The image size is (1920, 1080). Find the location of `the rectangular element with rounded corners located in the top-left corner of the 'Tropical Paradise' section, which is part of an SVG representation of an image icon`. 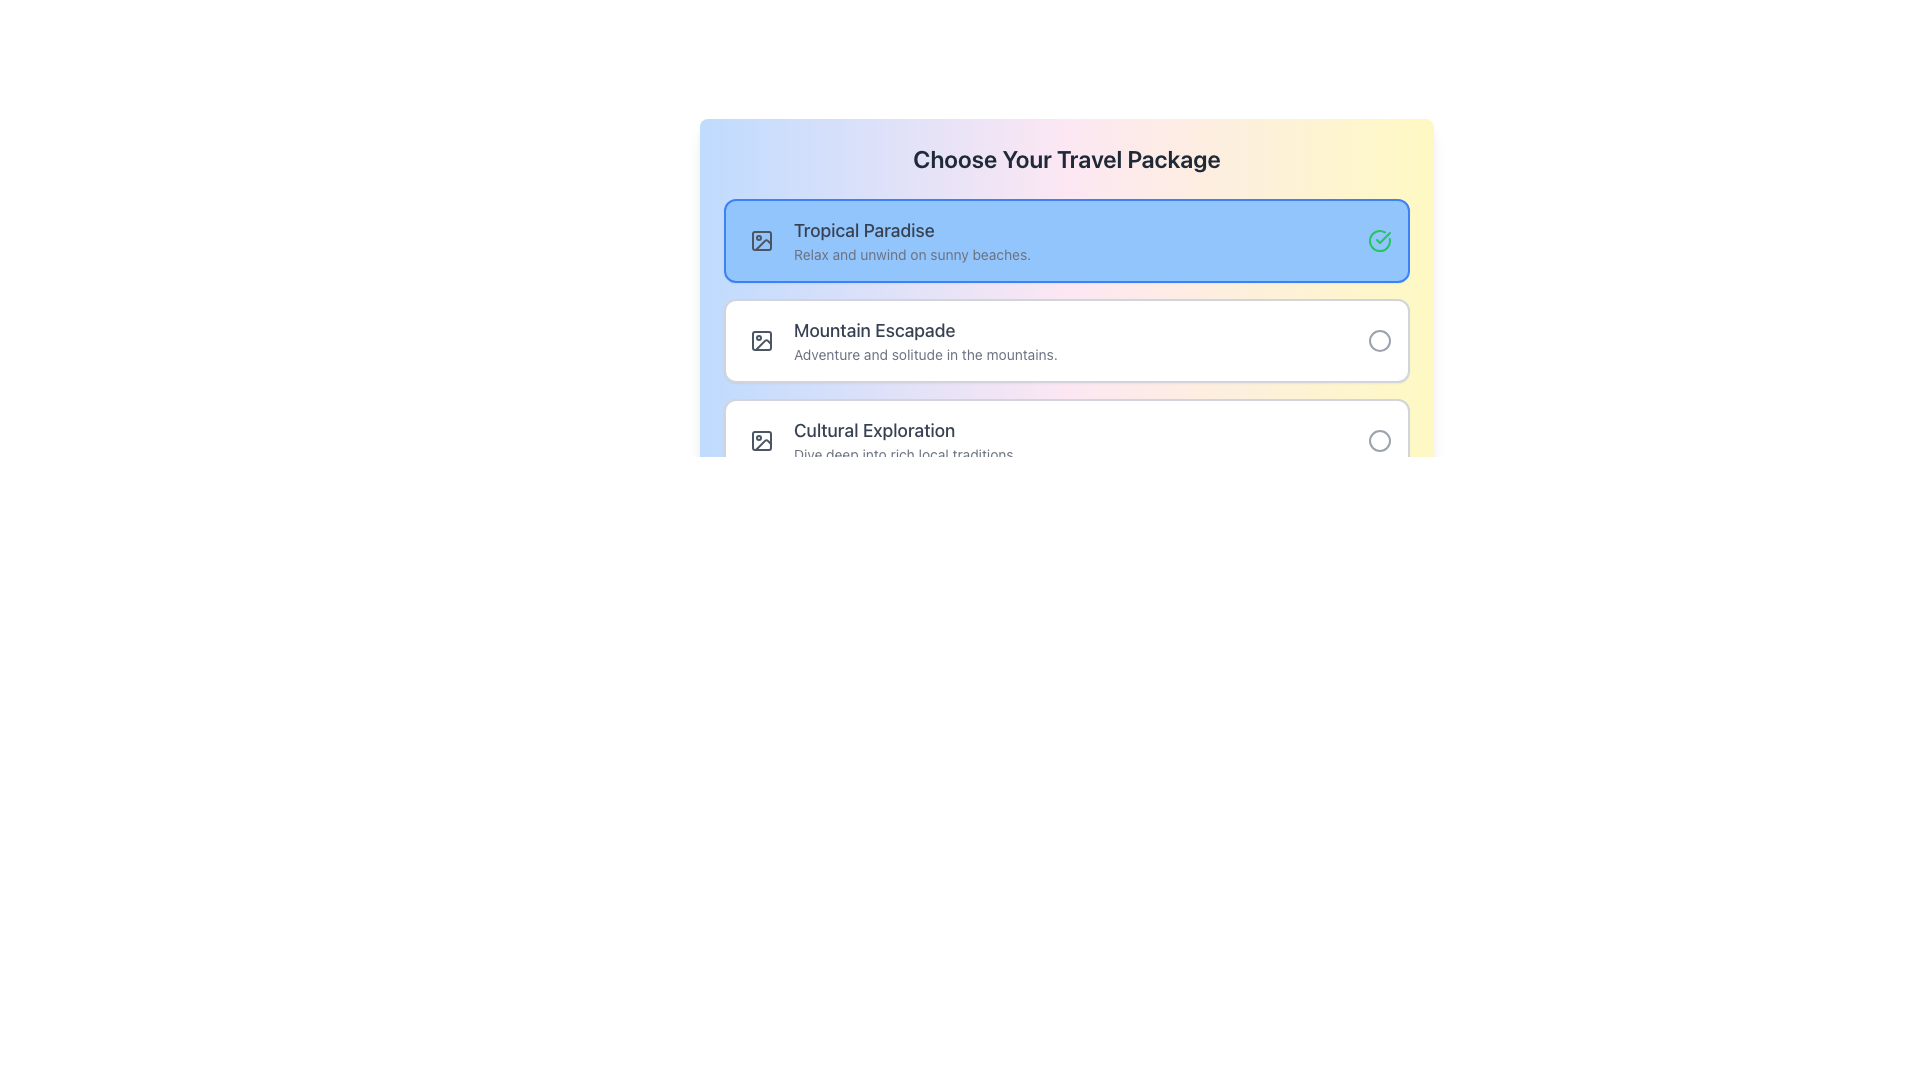

the rectangular element with rounded corners located in the top-left corner of the 'Tropical Paradise' section, which is part of an SVG representation of an image icon is located at coordinates (761, 239).